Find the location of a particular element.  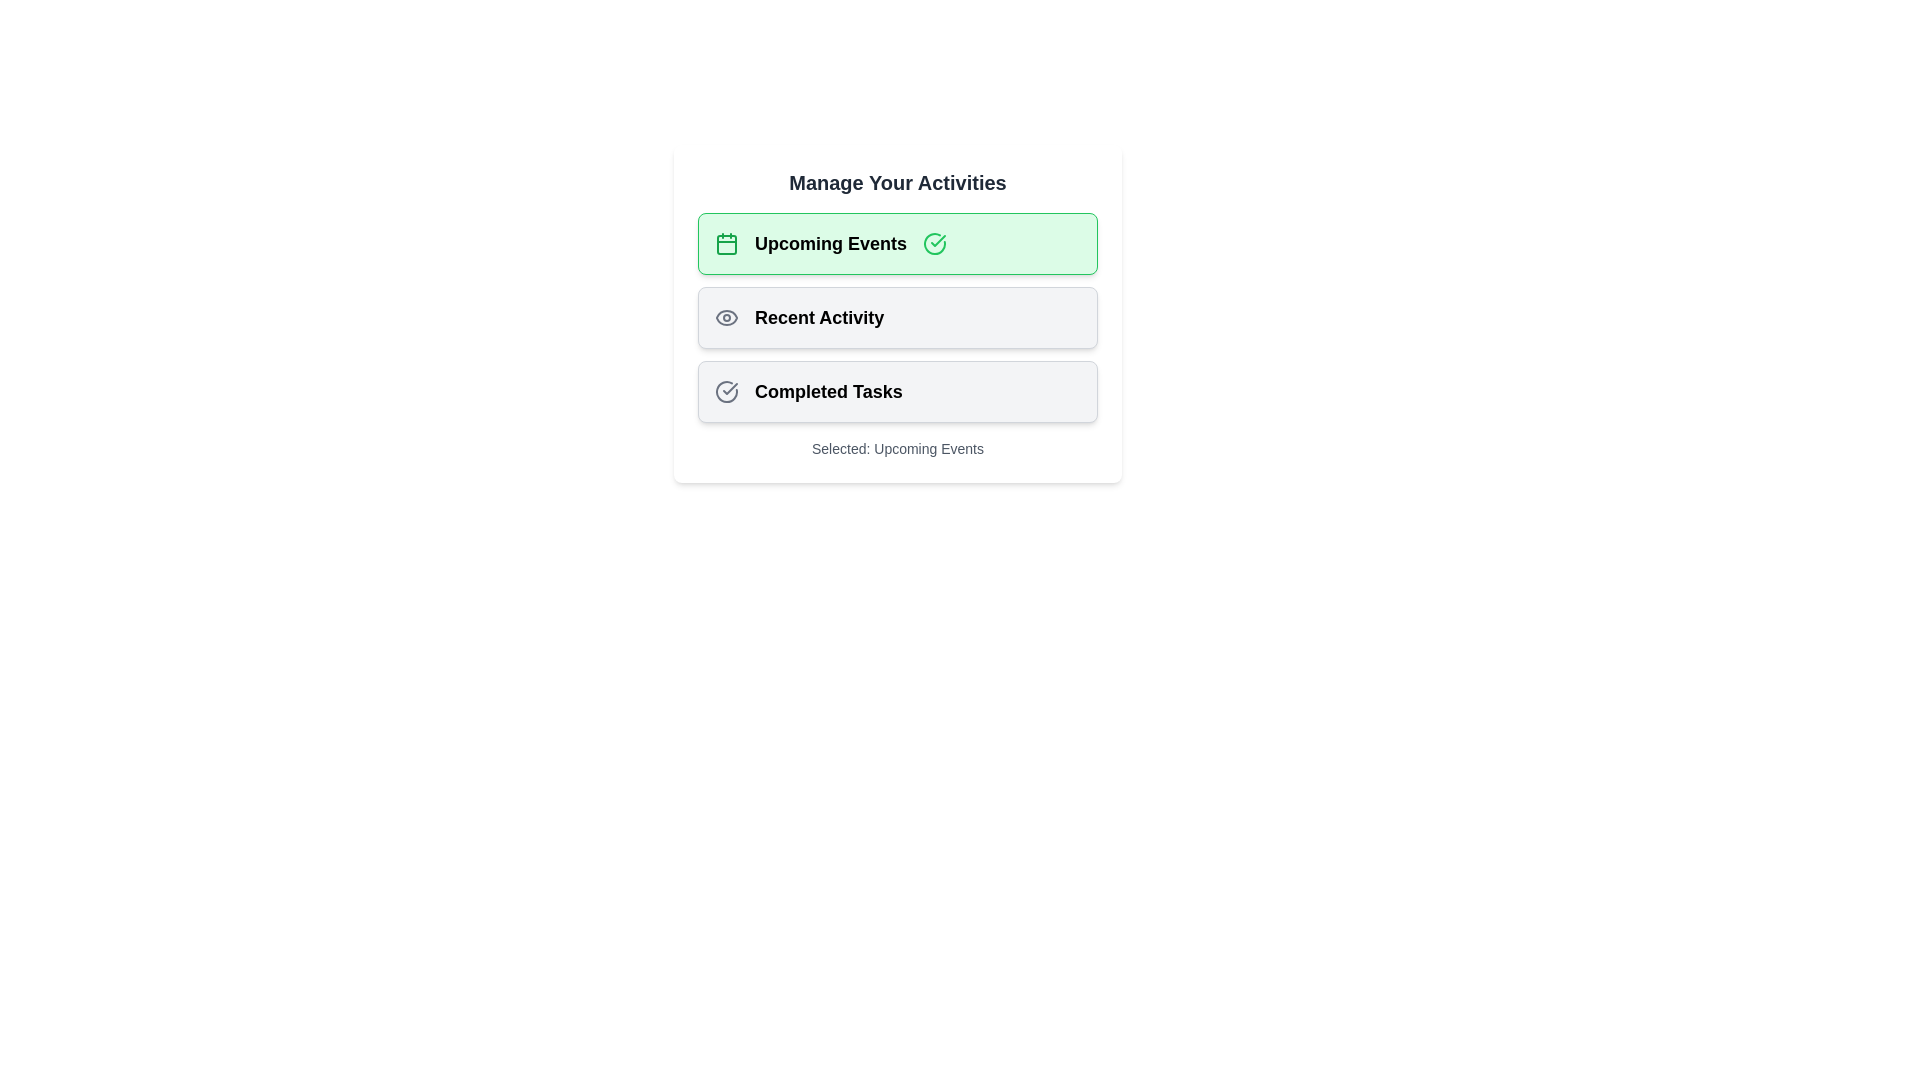

the chip labeled Recent Activity to observe the hover effect is located at coordinates (896, 316).